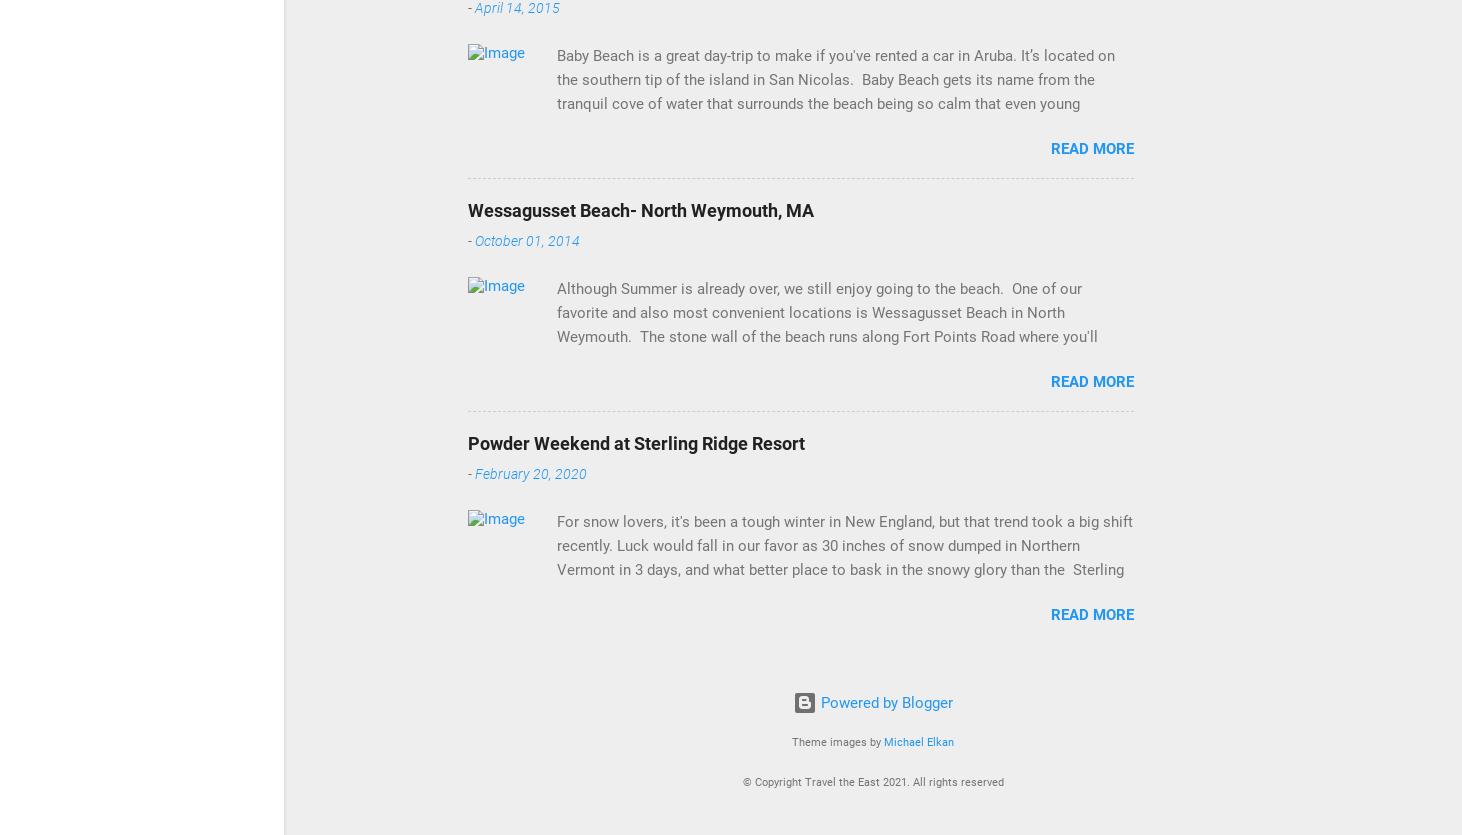 The width and height of the screenshot is (1462, 835). I want to click on '© Copyright Travel the East 2021. All rights reserved', so click(740, 780).